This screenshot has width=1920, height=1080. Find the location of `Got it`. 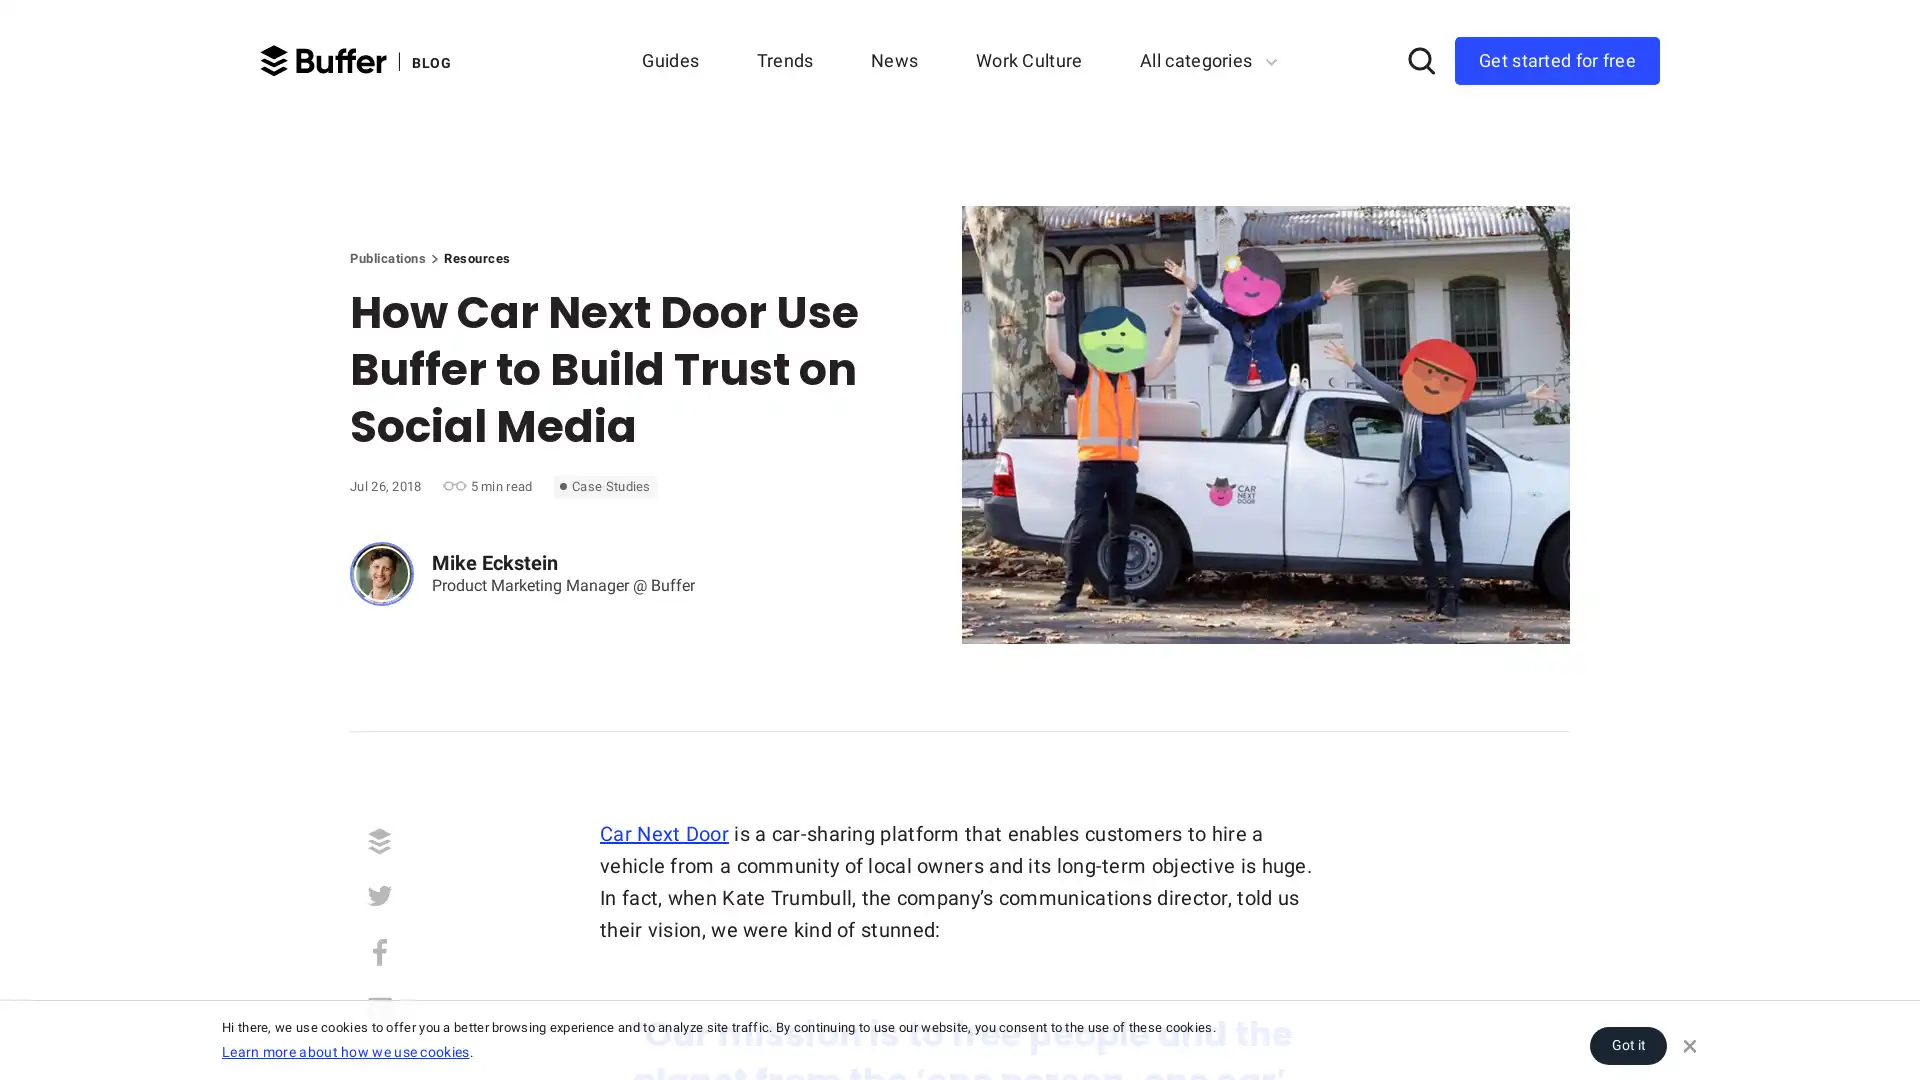

Got it is located at coordinates (1628, 1044).